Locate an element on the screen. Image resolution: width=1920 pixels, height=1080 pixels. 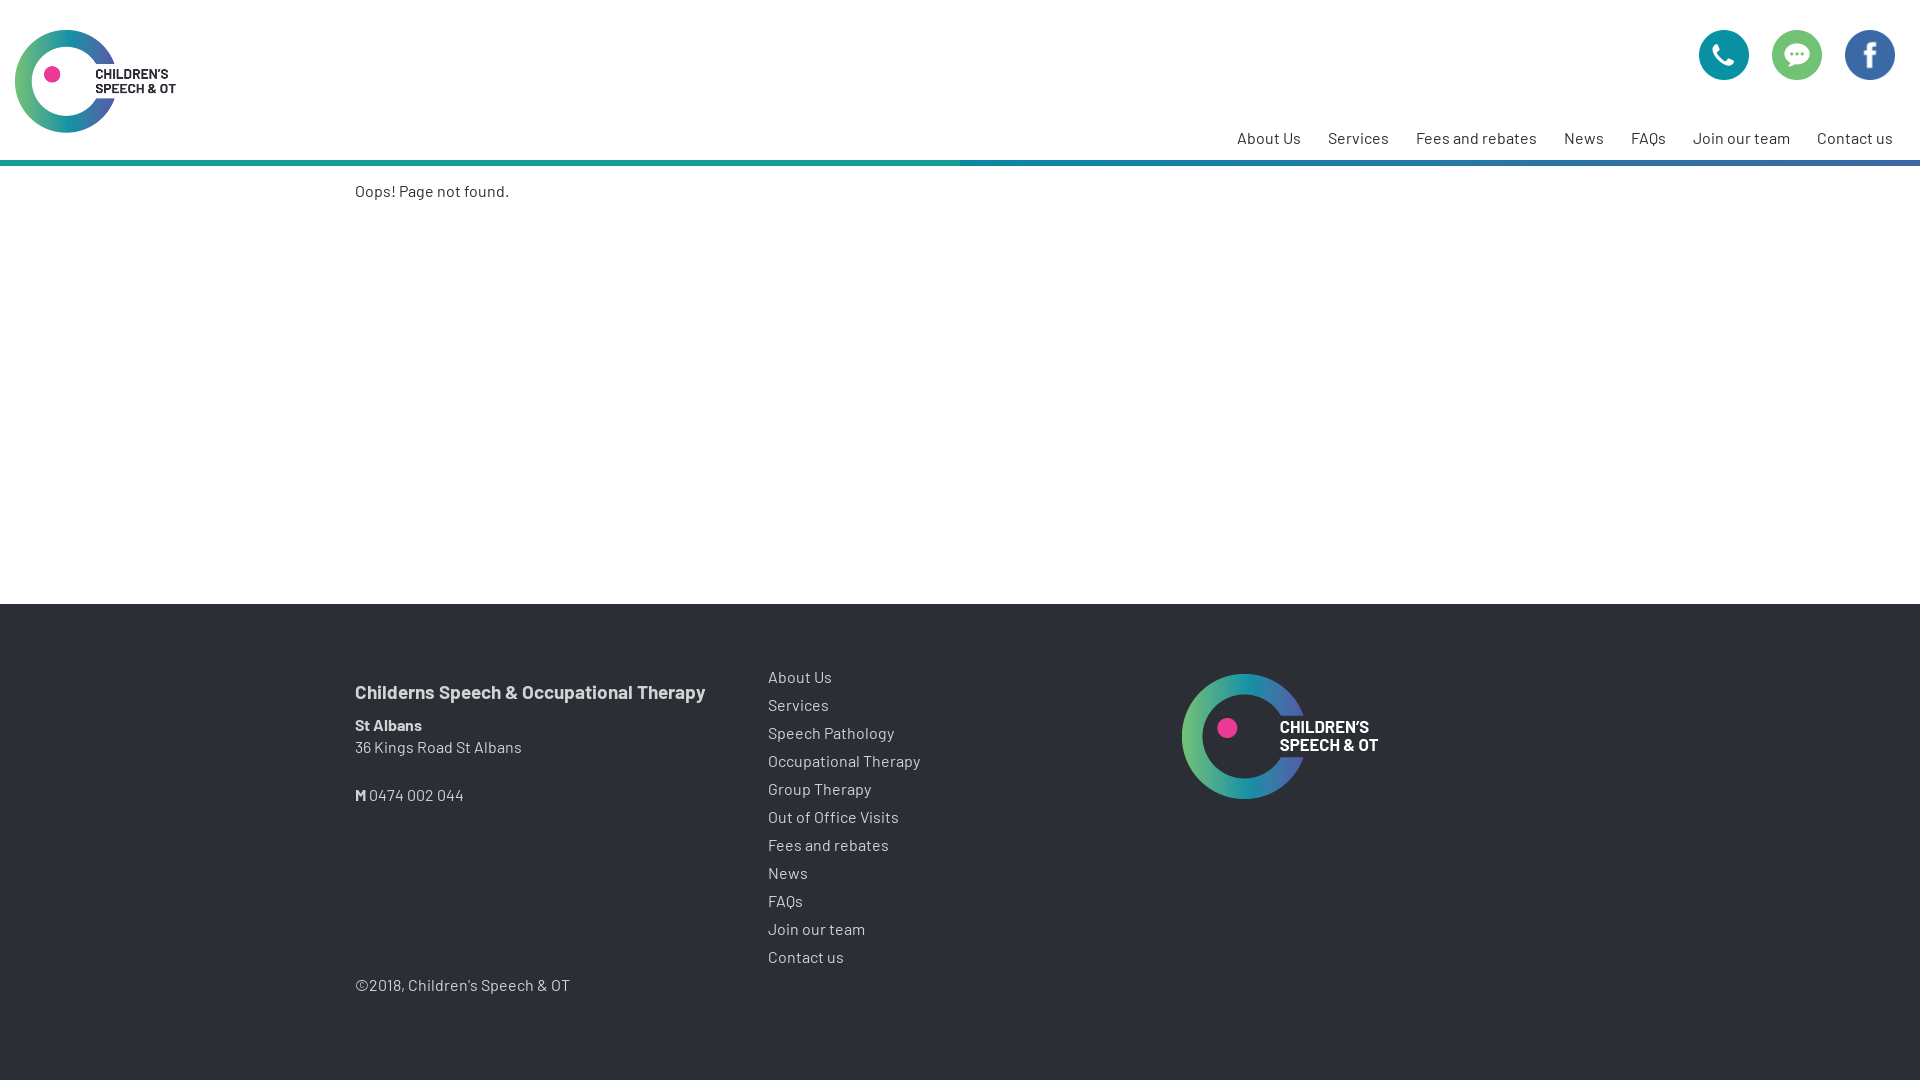
'Out of Office Visits' is located at coordinates (833, 817).